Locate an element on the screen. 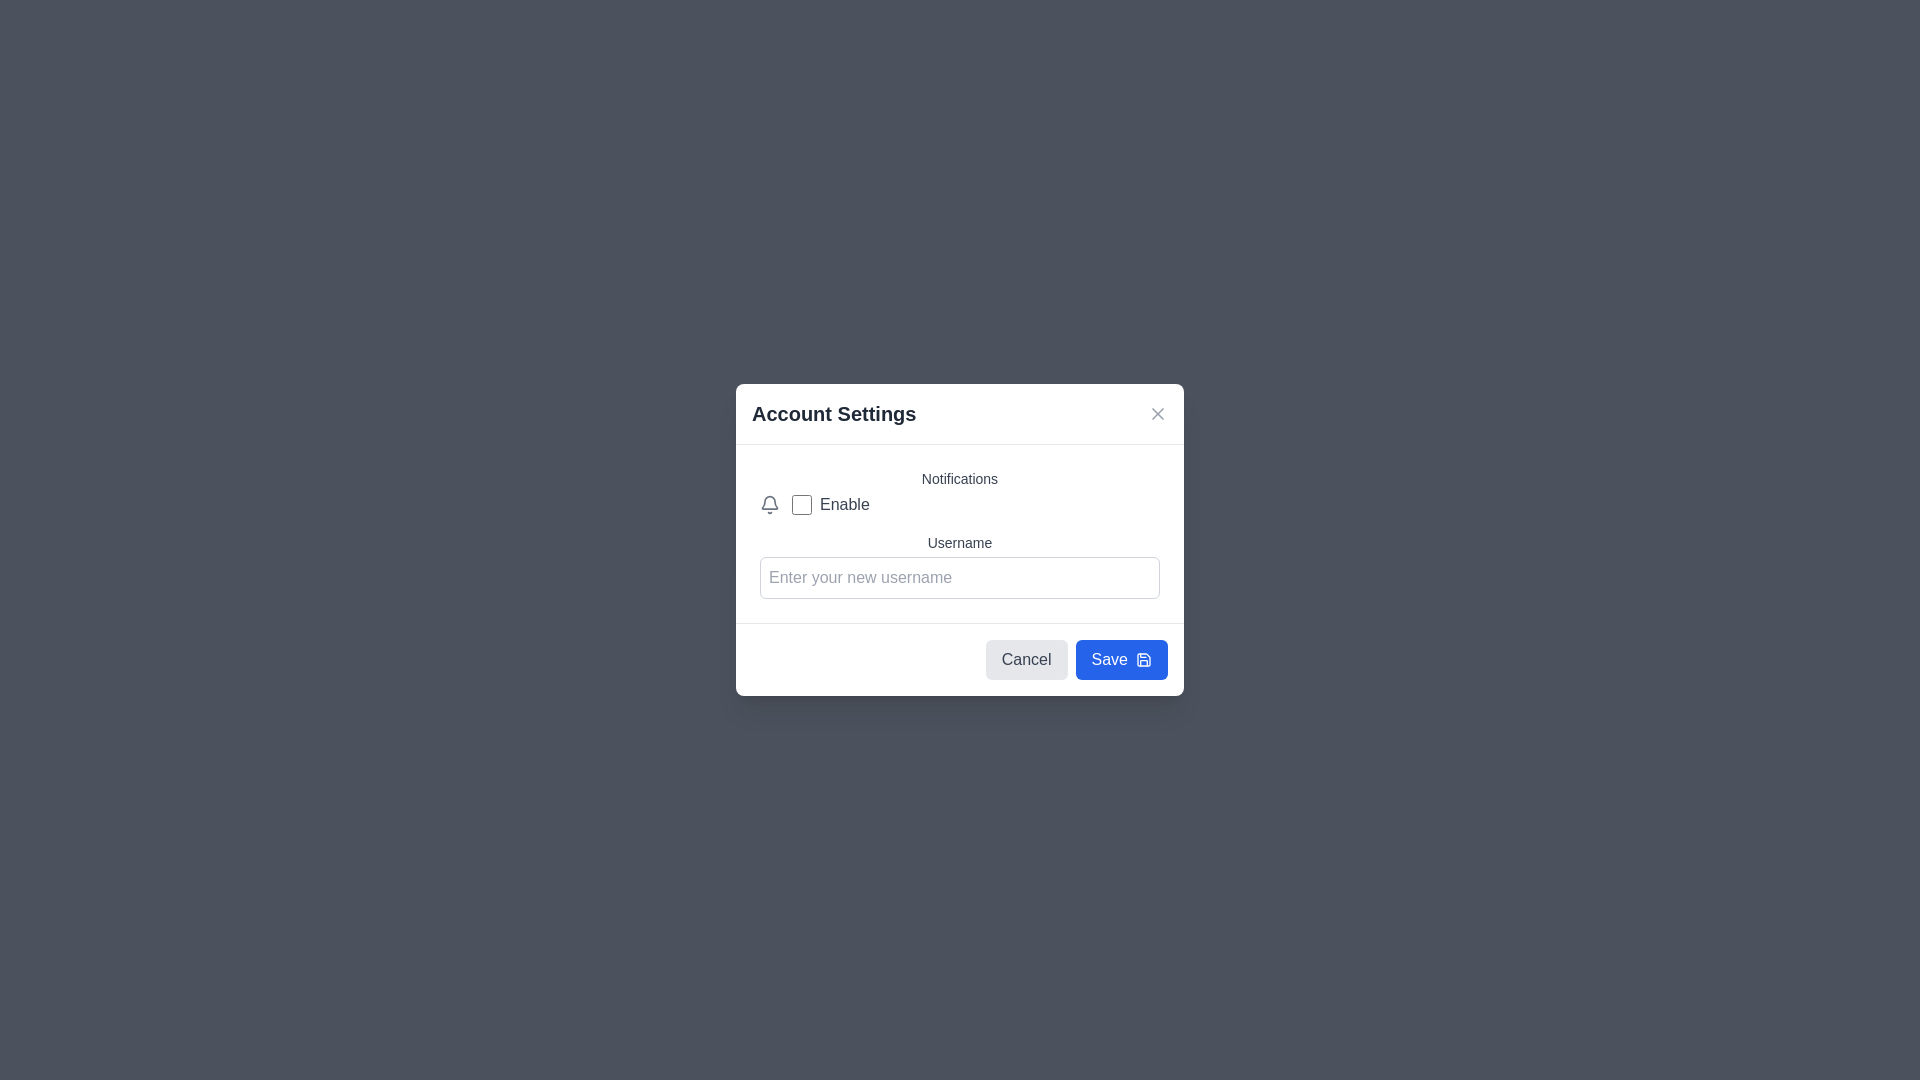 This screenshot has height=1080, width=1920. the 'Save' button icon located at the lower-right corner of the dialog box is located at coordinates (1143, 659).